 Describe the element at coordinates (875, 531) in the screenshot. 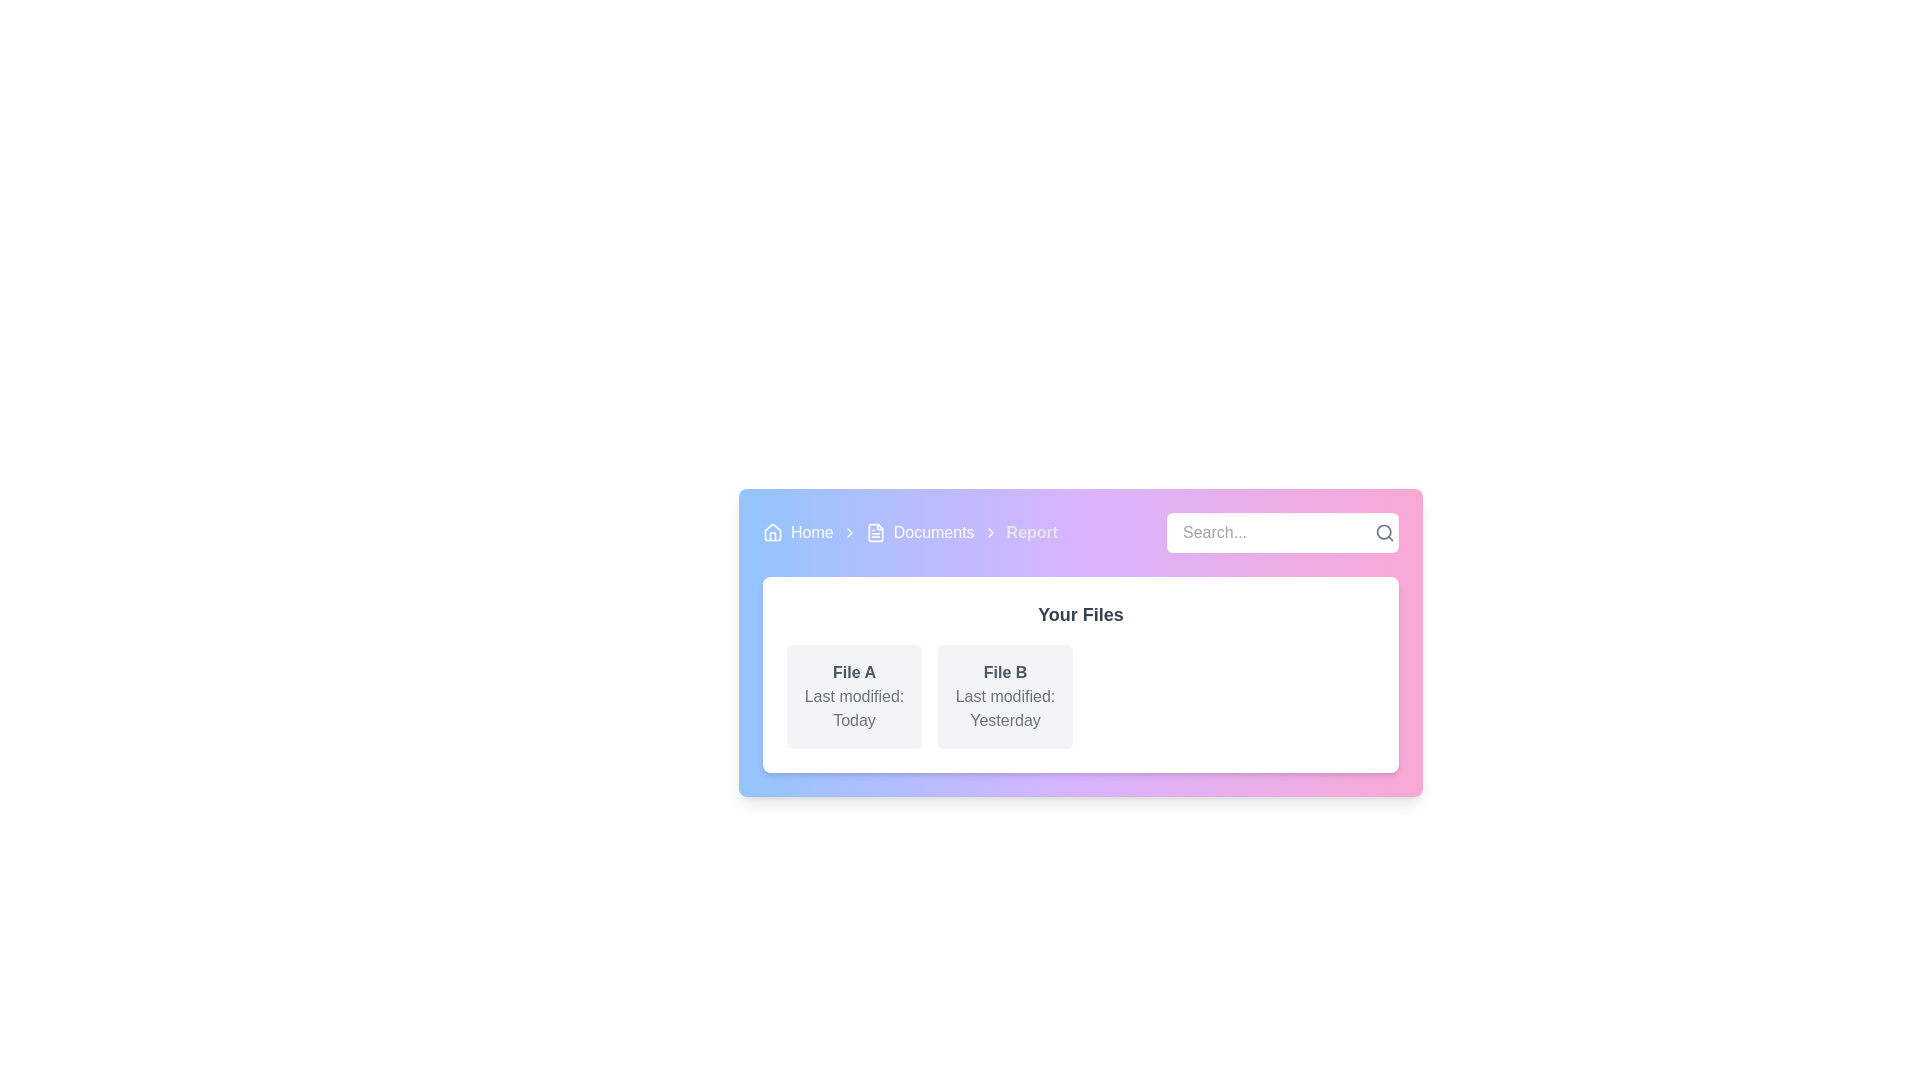

I see `the simplified sheet of paper icon located to the left of the 'Documents' breadcrumb item` at that location.